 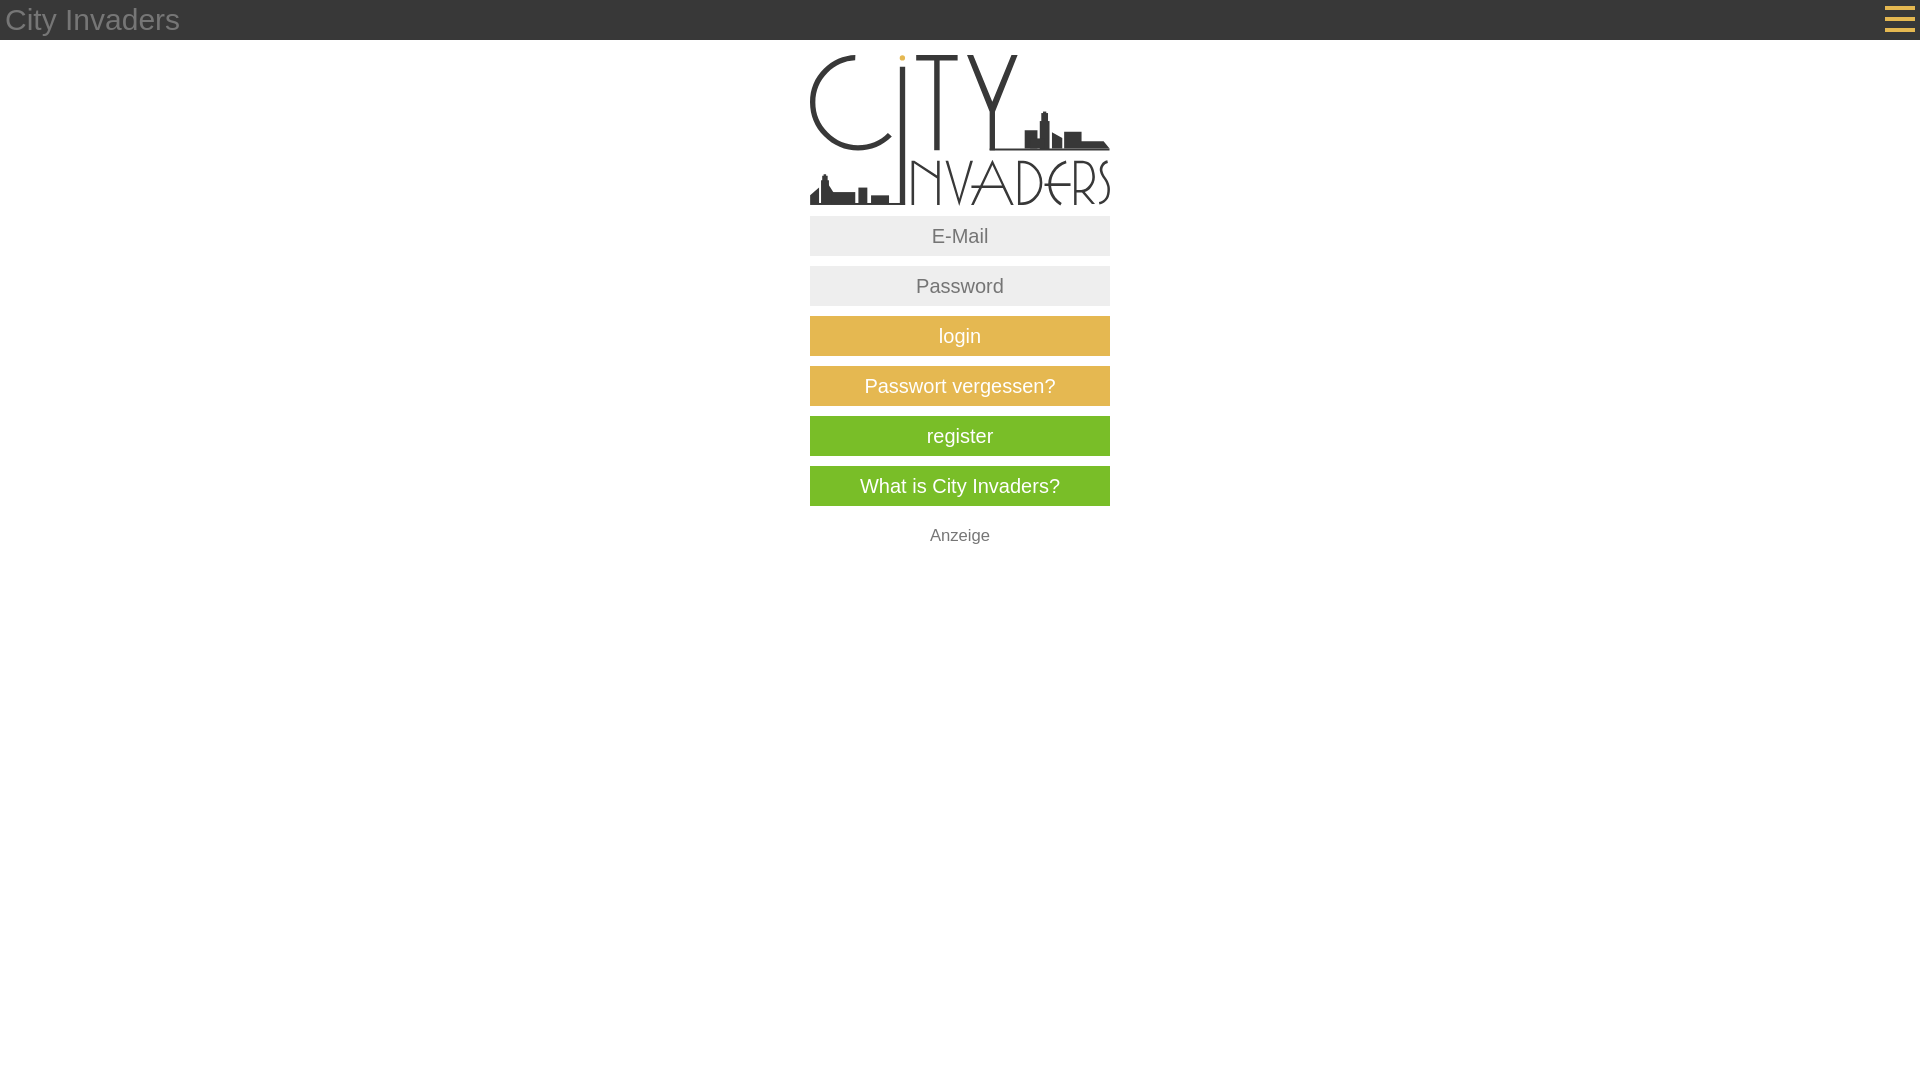 I want to click on 'login', so click(x=960, y=334).